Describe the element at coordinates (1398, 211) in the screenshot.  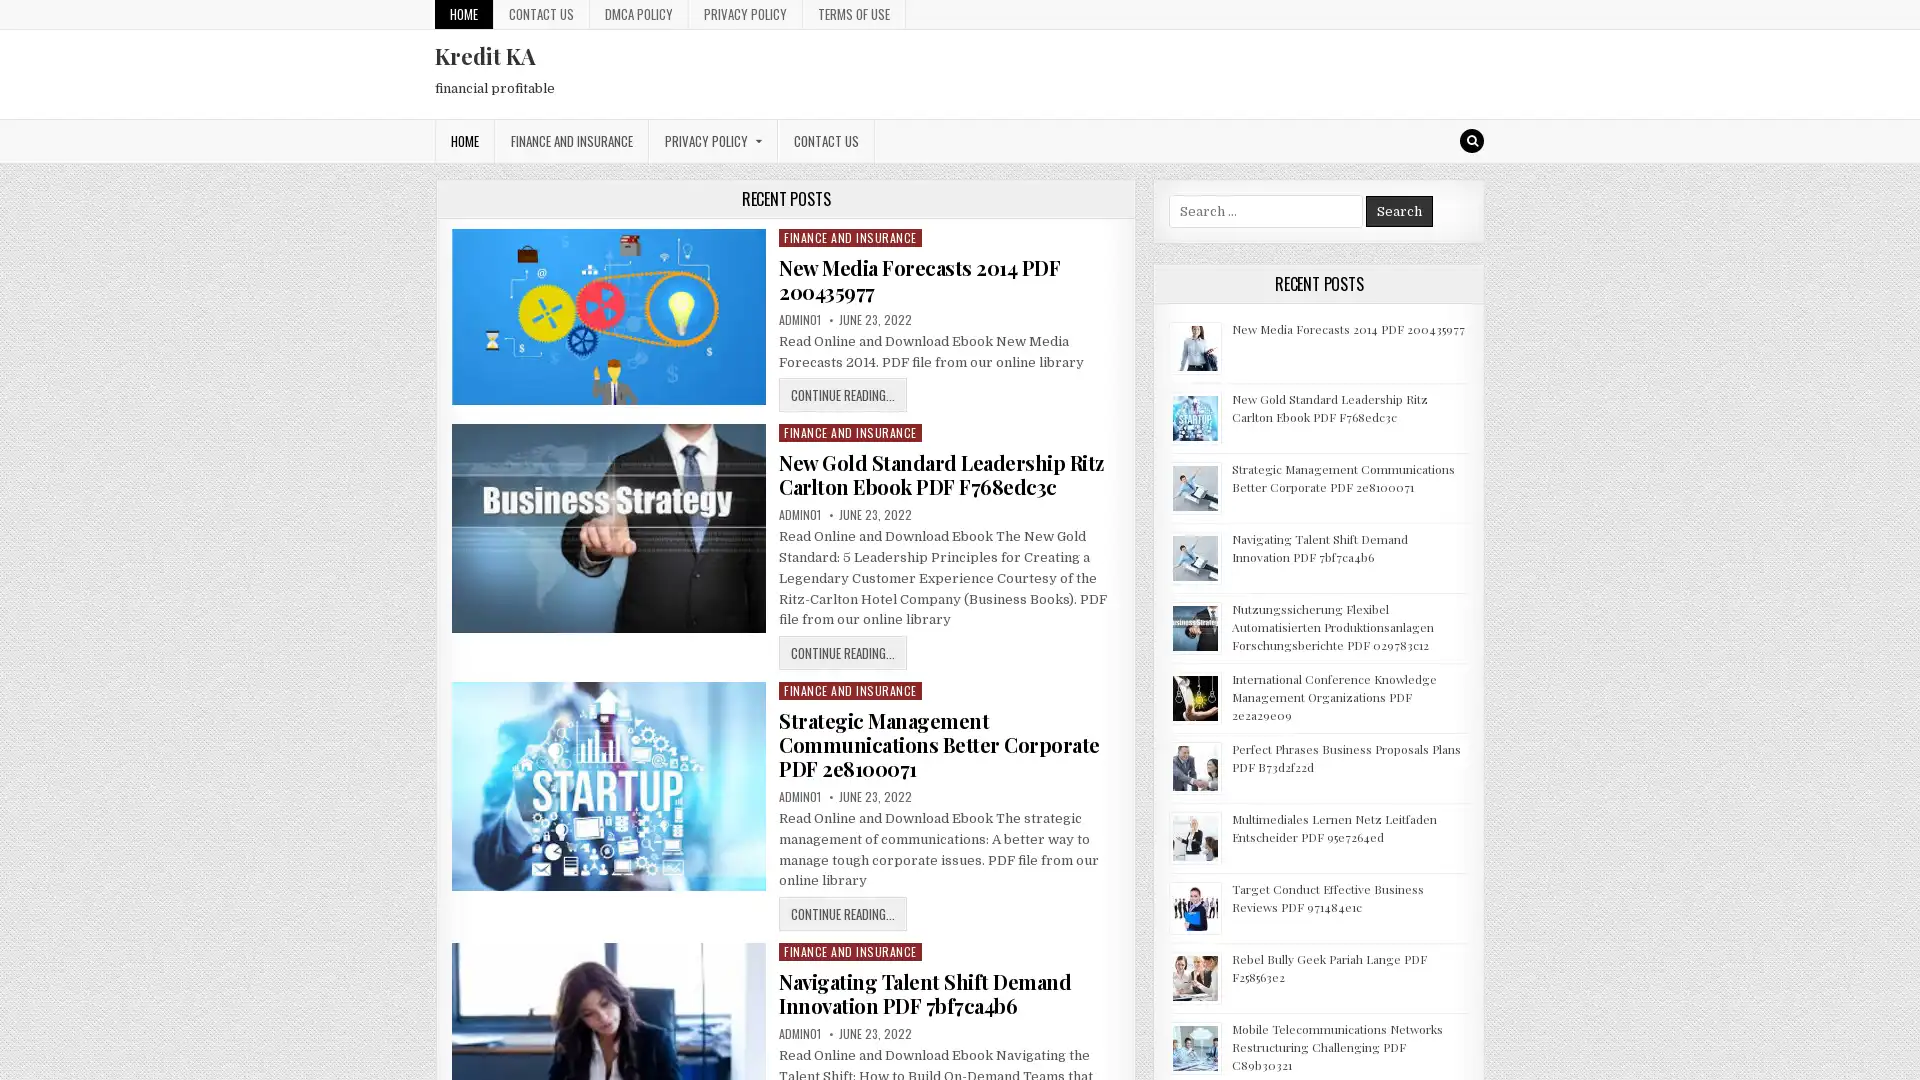
I see `Search` at that location.